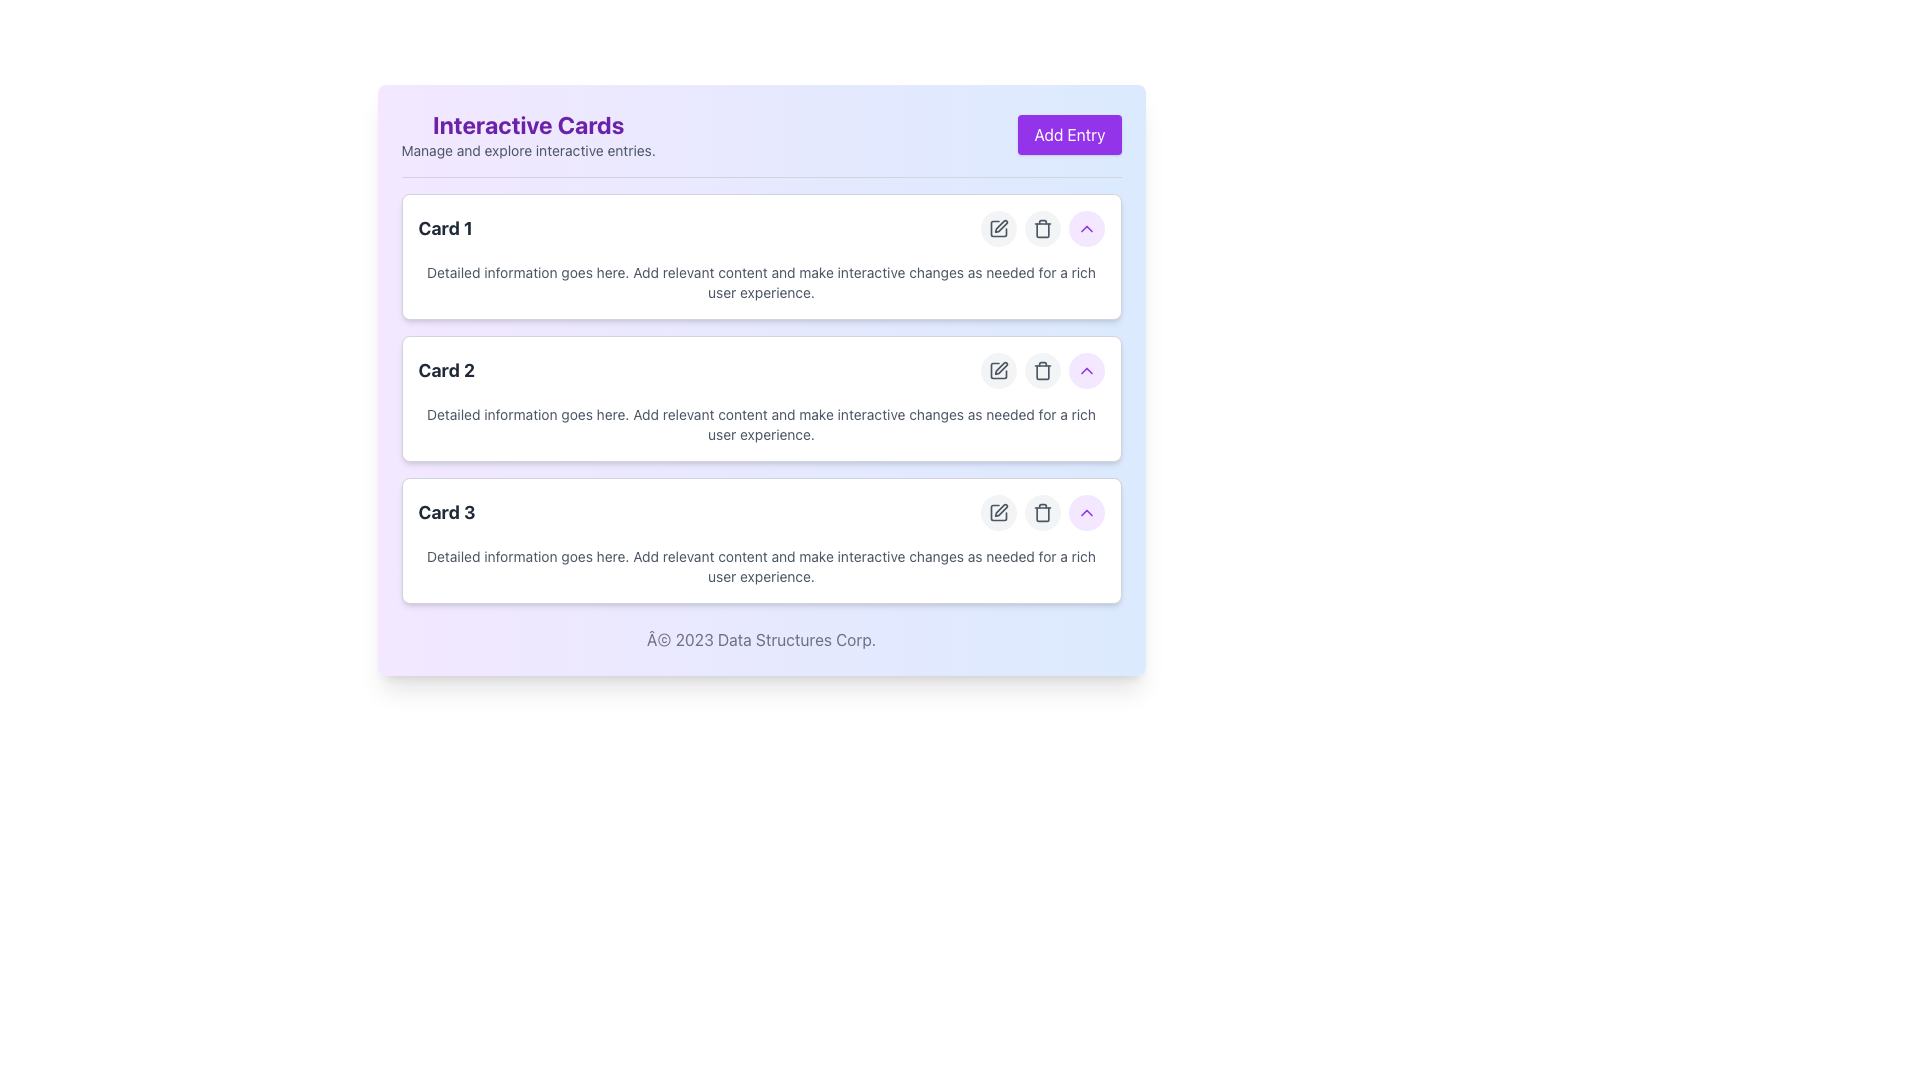  What do you see at coordinates (1001, 368) in the screenshot?
I see `the pen icon representing the edit symbol located in the second interactive card at the right side of the card's header` at bounding box center [1001, 368].